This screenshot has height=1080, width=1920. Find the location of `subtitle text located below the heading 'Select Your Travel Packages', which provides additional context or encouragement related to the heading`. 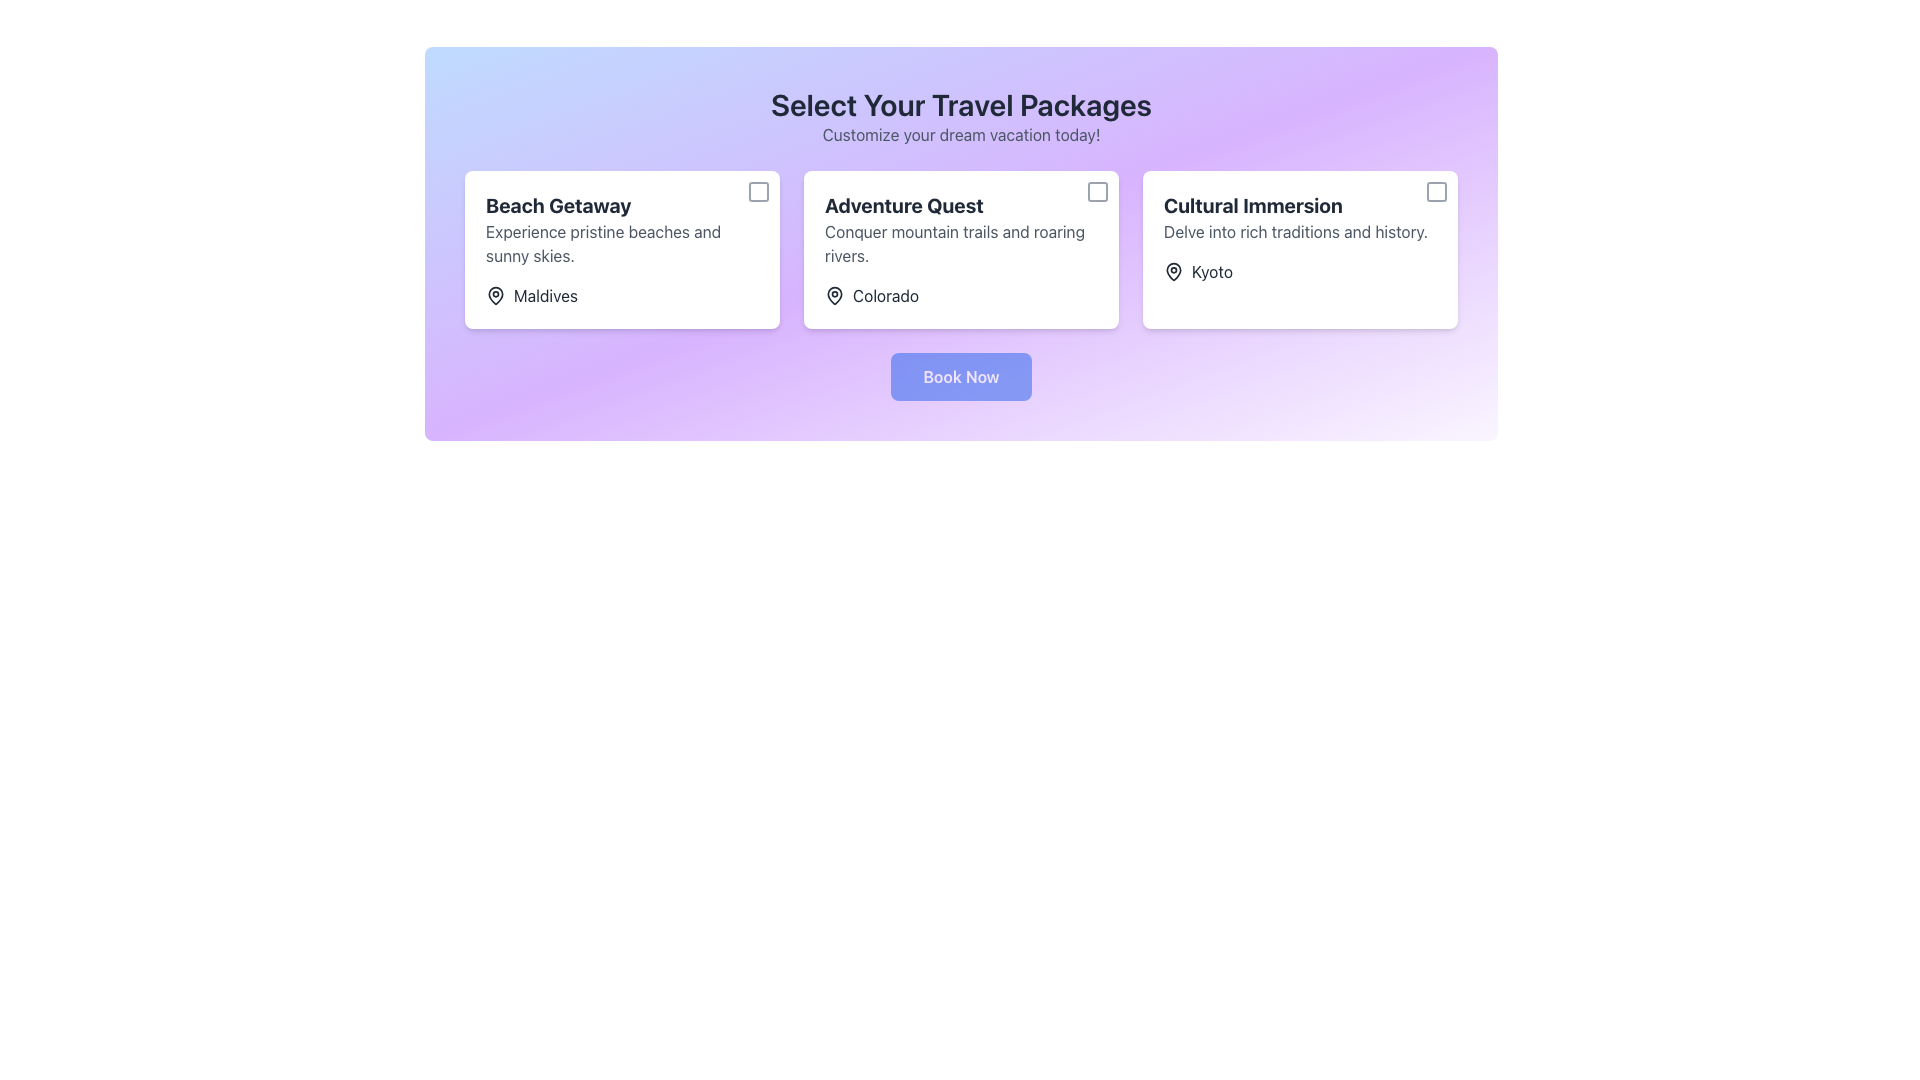

subtitle text located below the heading 'Select Your Travel Packages', which provides additional context or encouragement related to the heading is located at coordinates (961, 135).